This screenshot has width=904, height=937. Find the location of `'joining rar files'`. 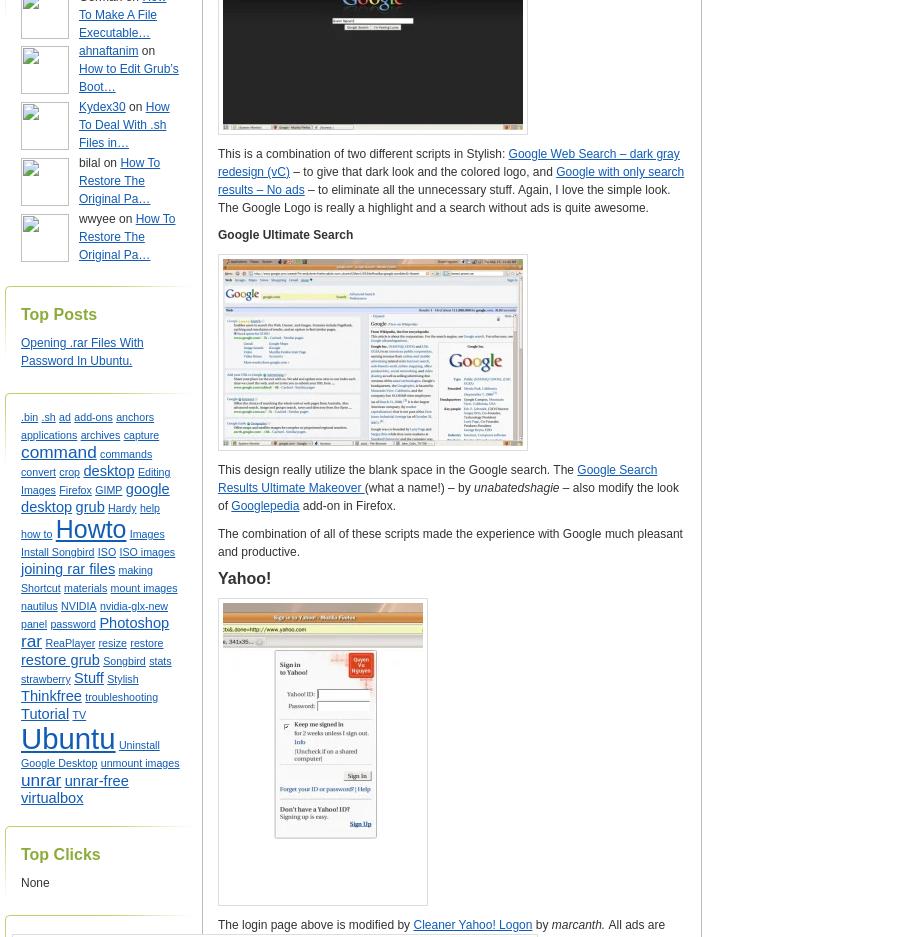

'joining rar files' is located at coordinates (67, 569).